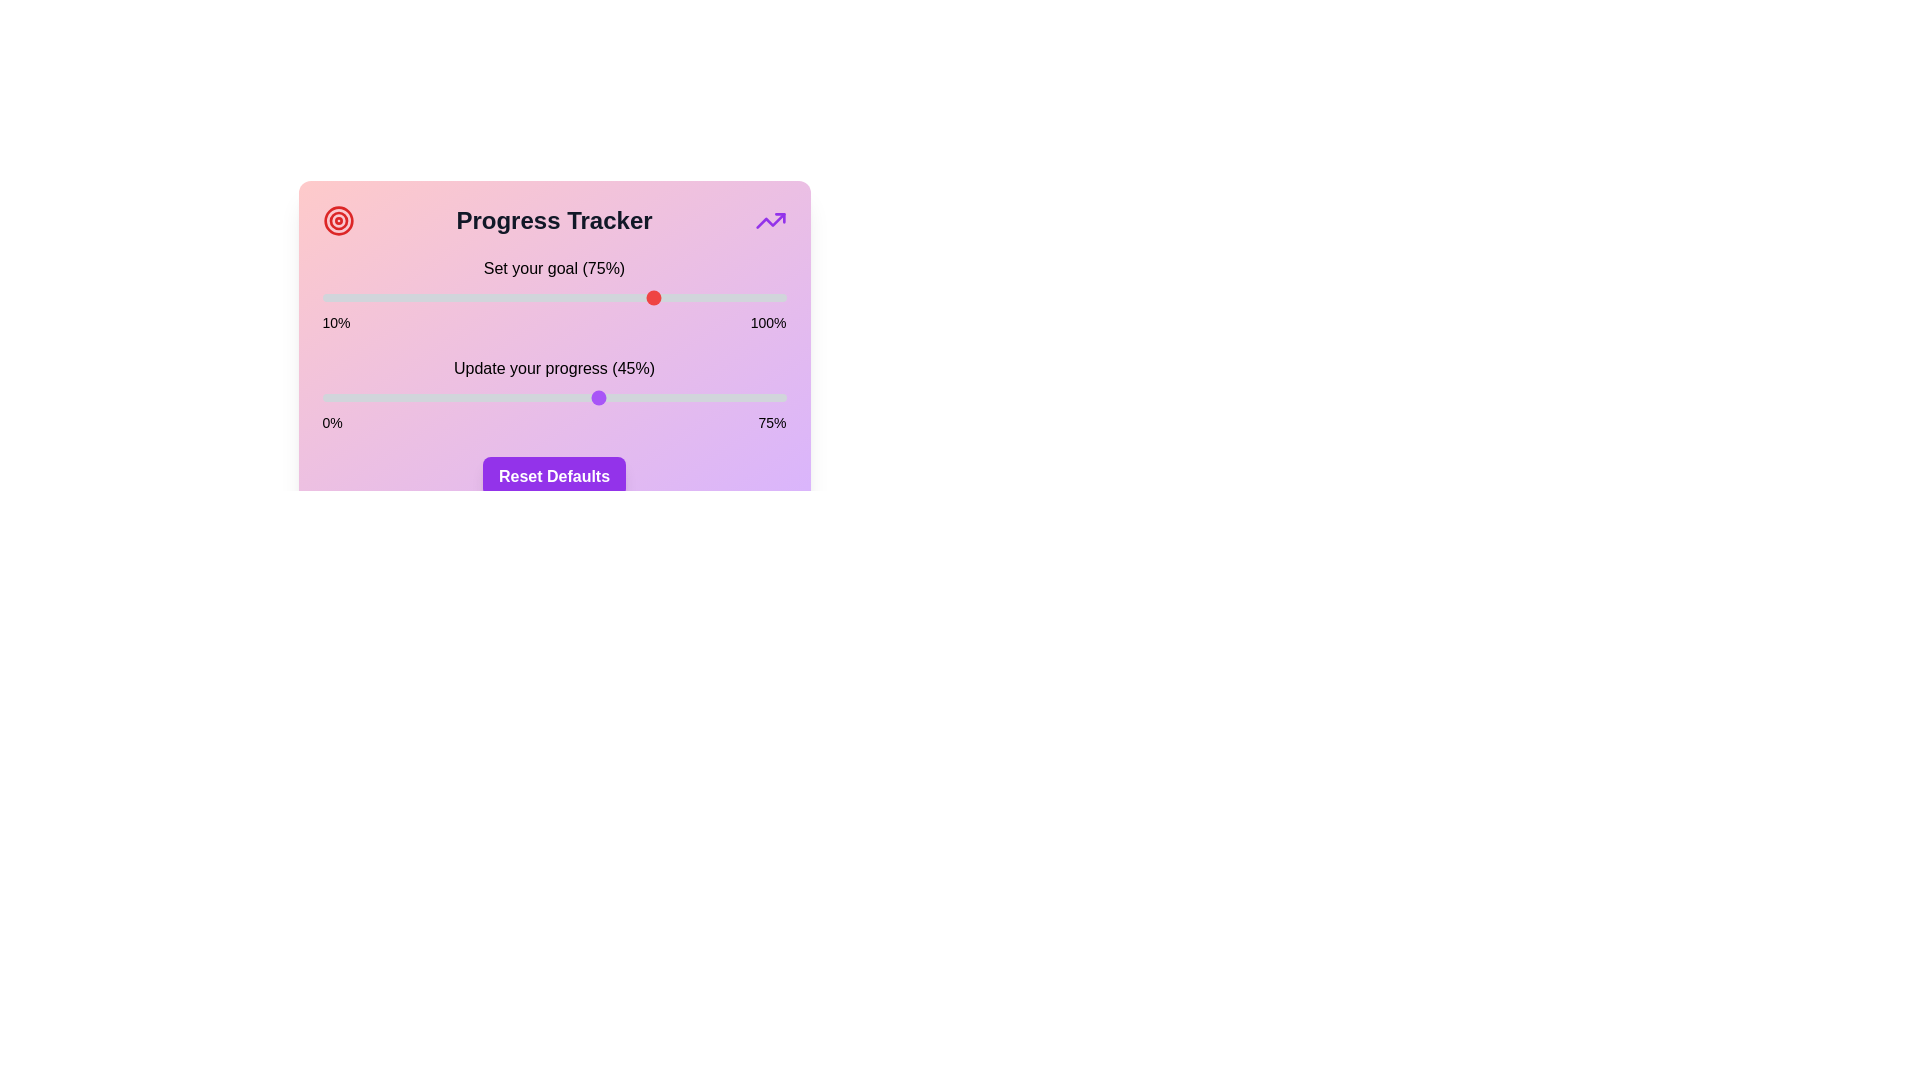  Describe the element at coordinates (439, 397) in the screenshot. I see `the 'Update your progress' slider to set the progress to 19%` at that location.